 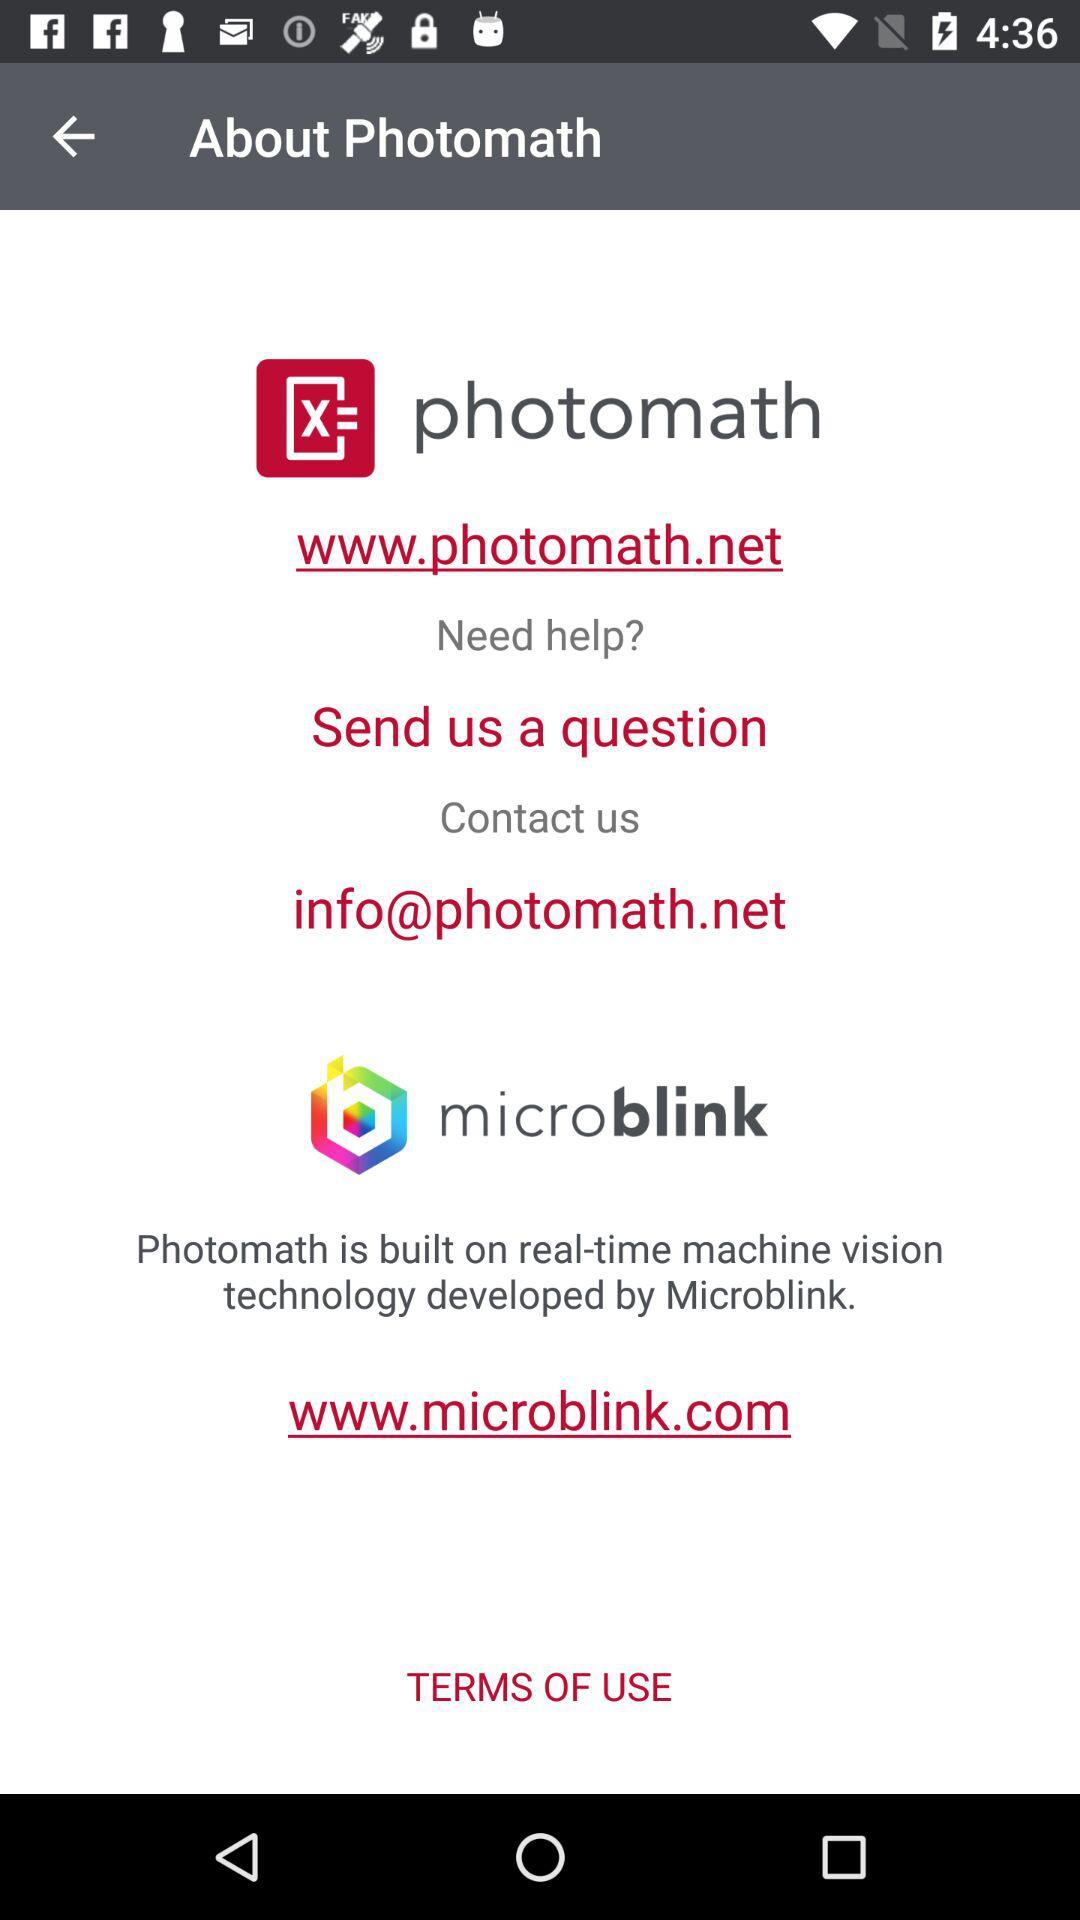 I want to click on icon above the photomath is built icon, so click(x=72, y=135).